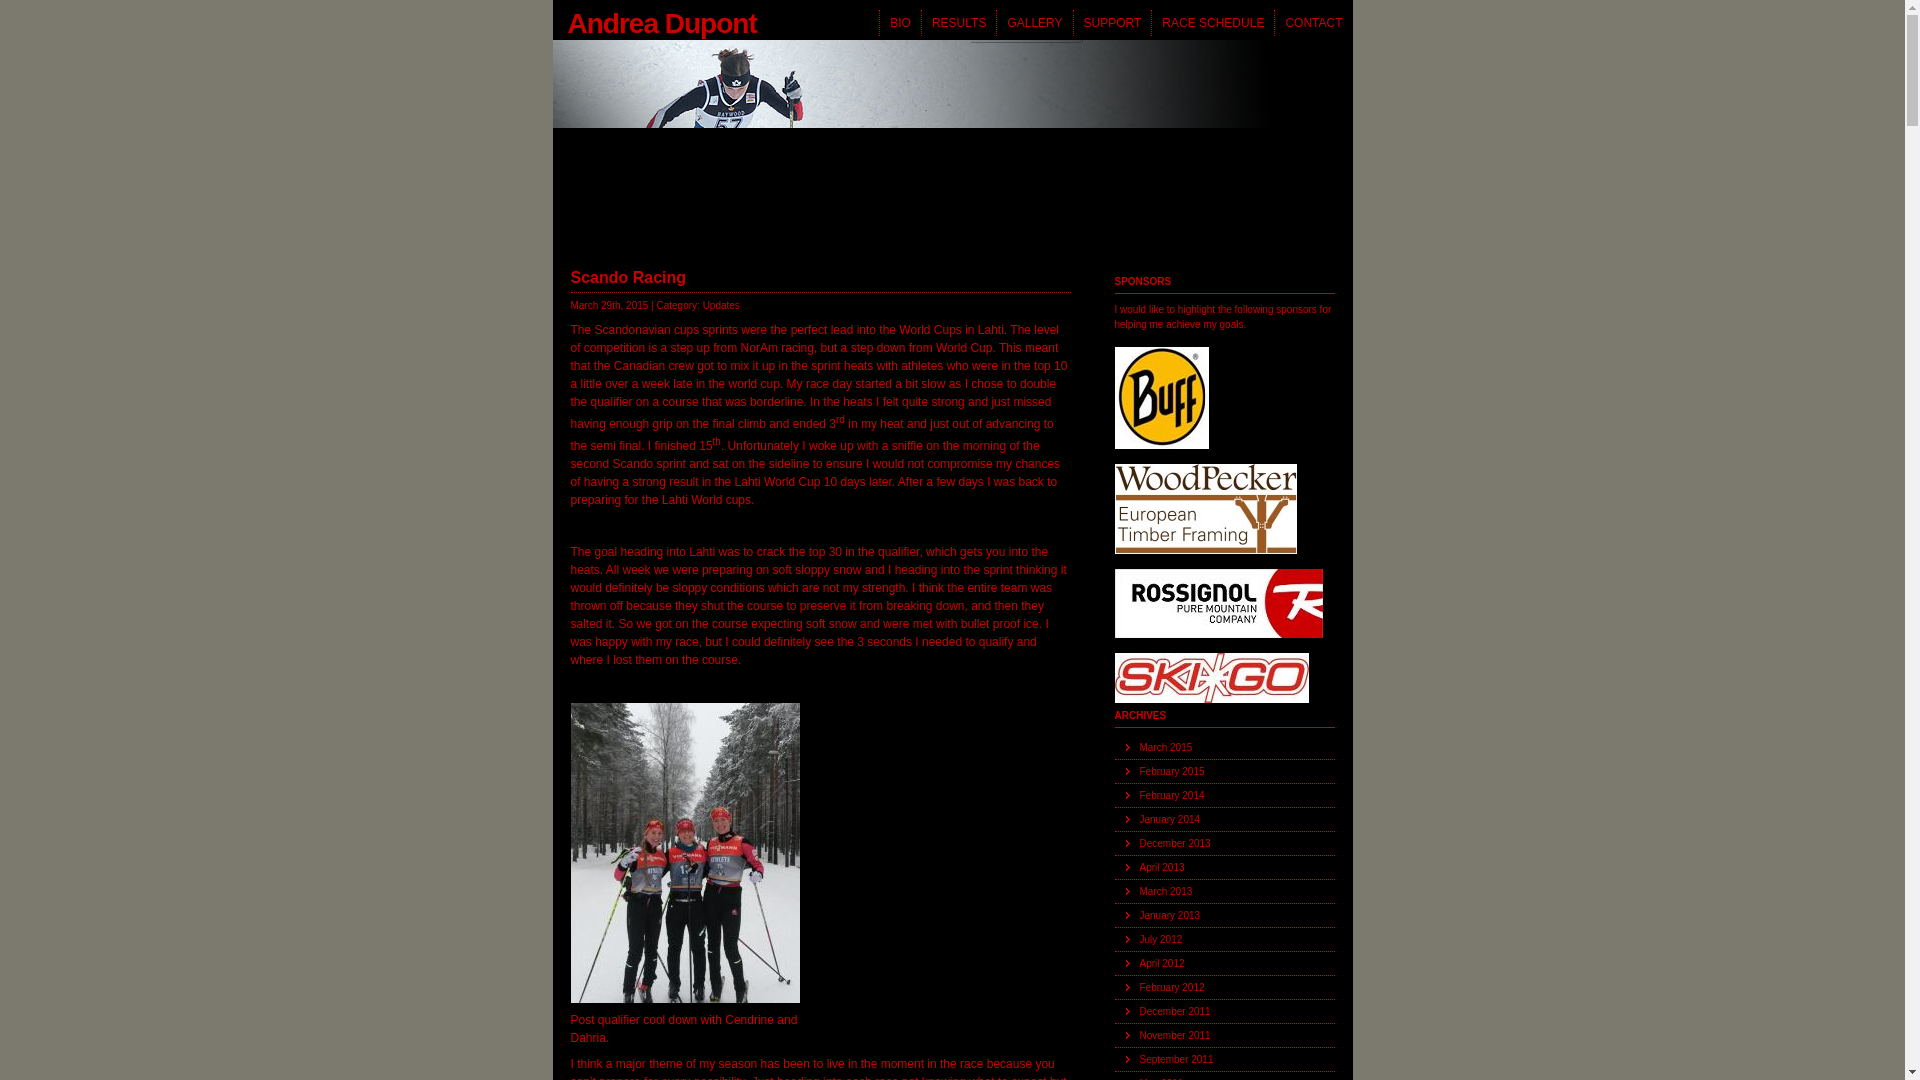 This screenshot has height=1080, width=1920. What do you see at coordinates (1313, 23) in the screenshot?
I see `'CONTACT'` at bounding box center [1313, 23].